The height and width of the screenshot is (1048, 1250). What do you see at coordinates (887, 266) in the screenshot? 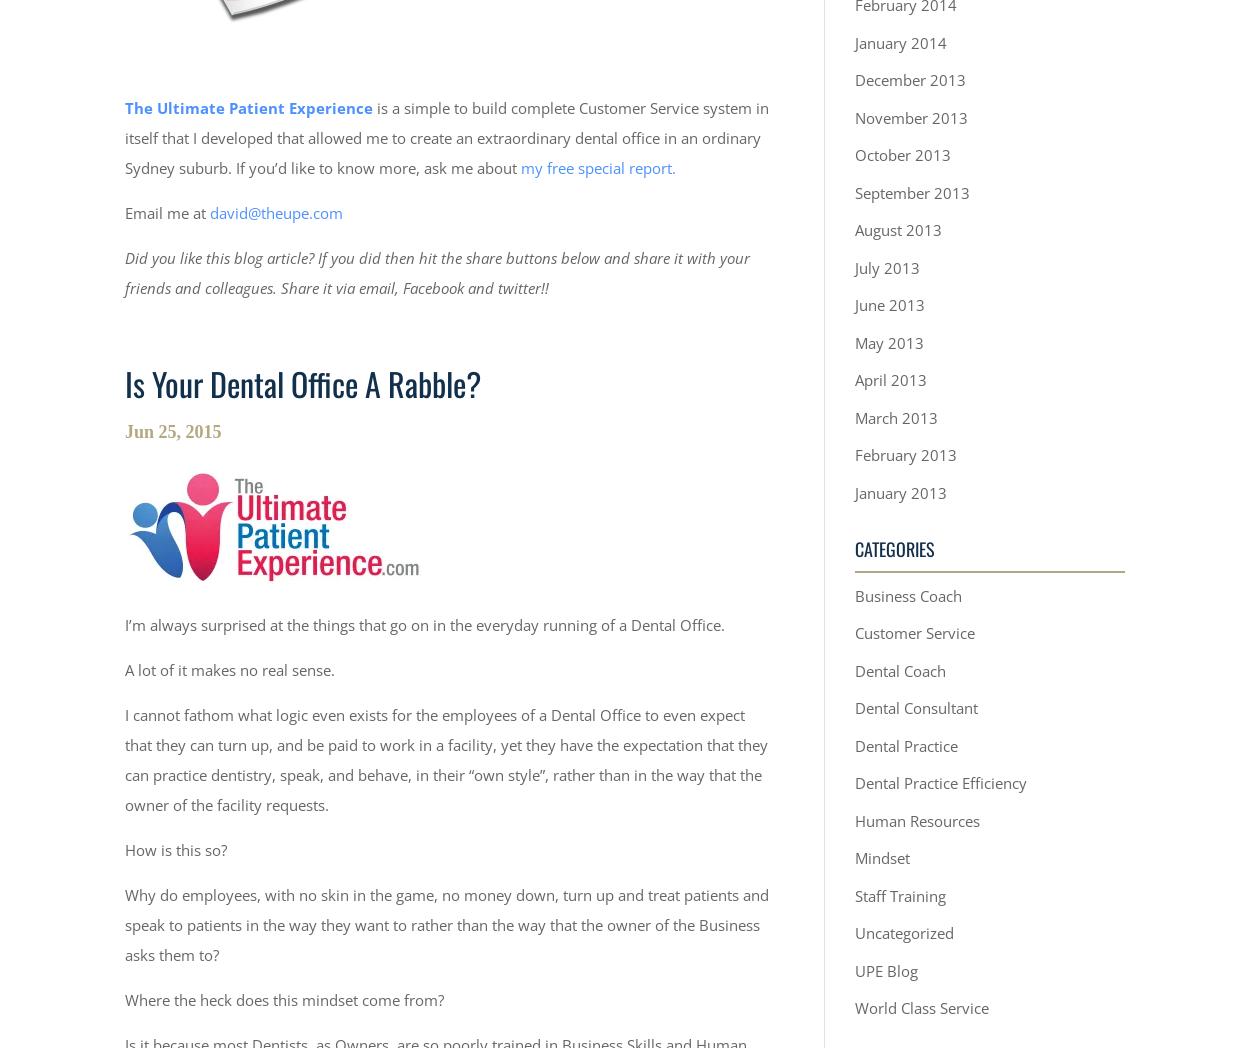
I see `'July 2013'` at bounding box center [887, 266].